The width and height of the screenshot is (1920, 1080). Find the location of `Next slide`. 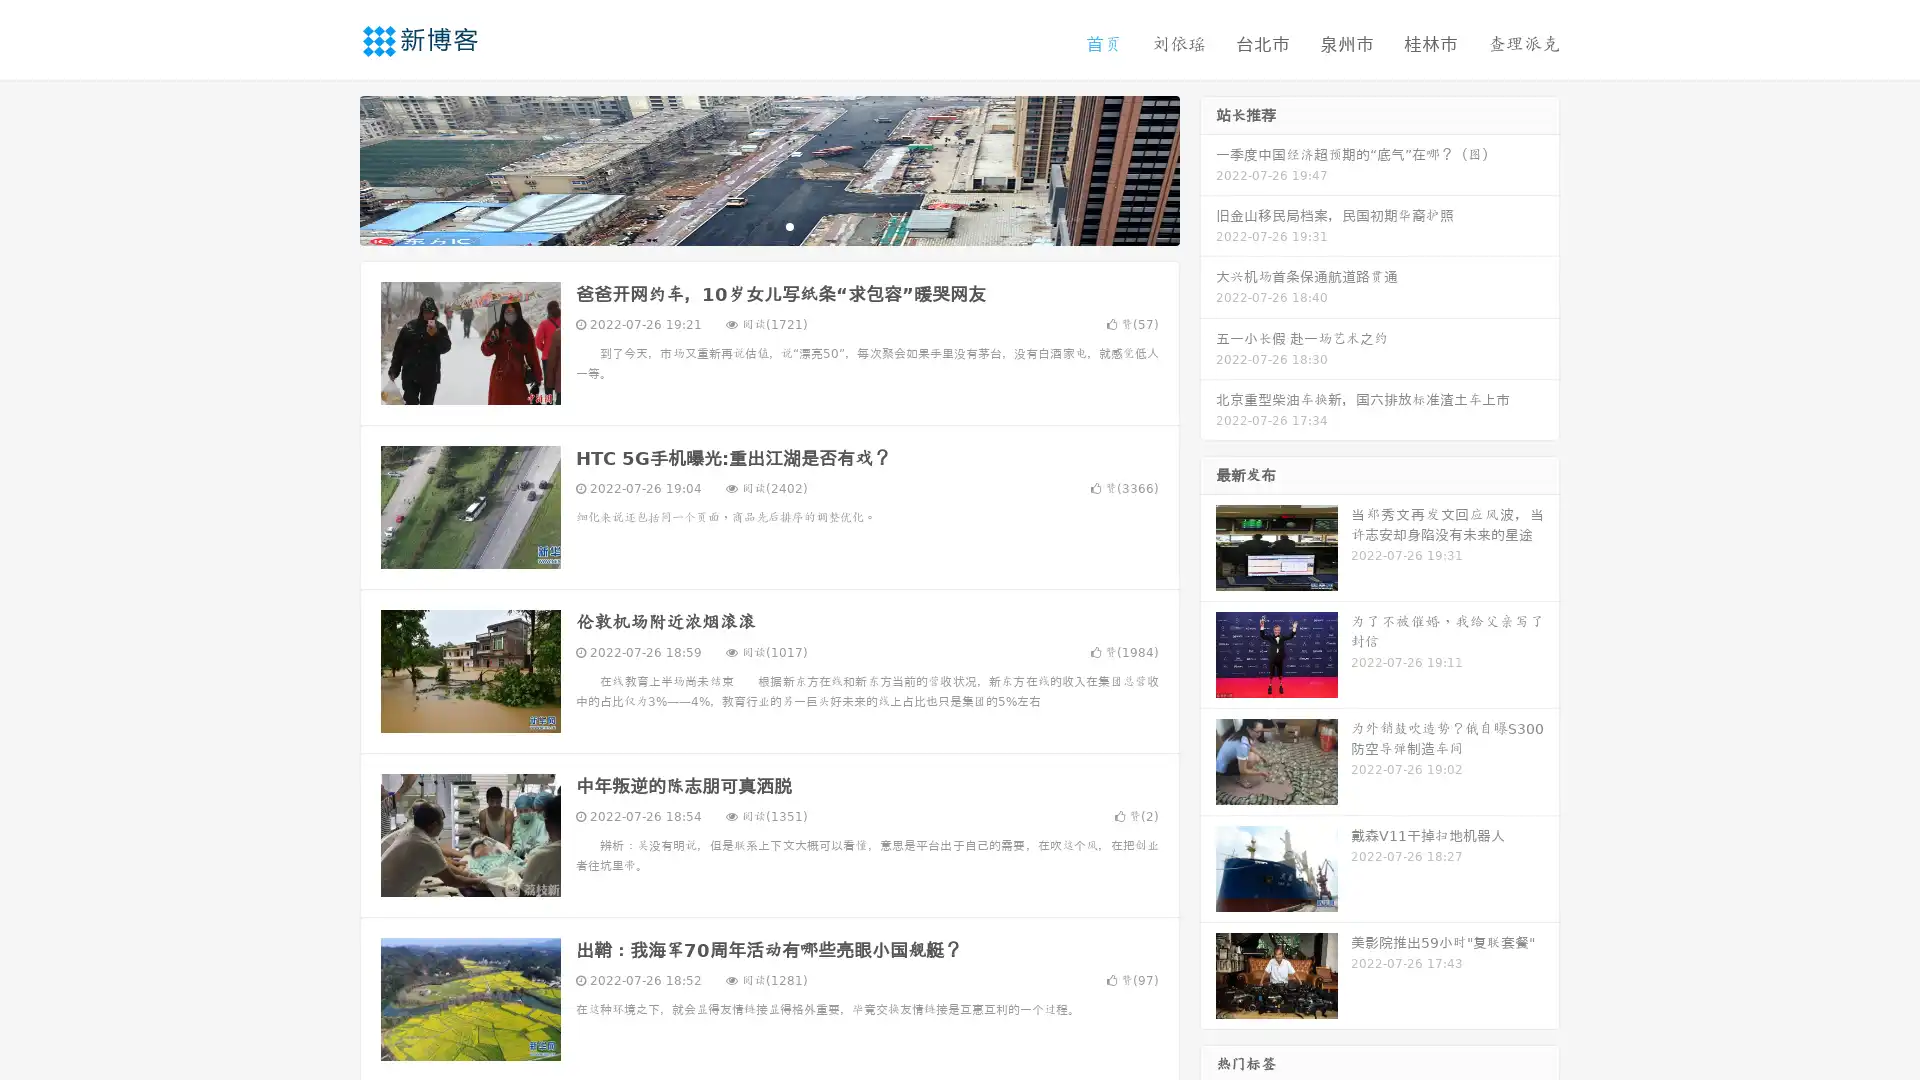

Next slide is located at coordinates (1208, 168).